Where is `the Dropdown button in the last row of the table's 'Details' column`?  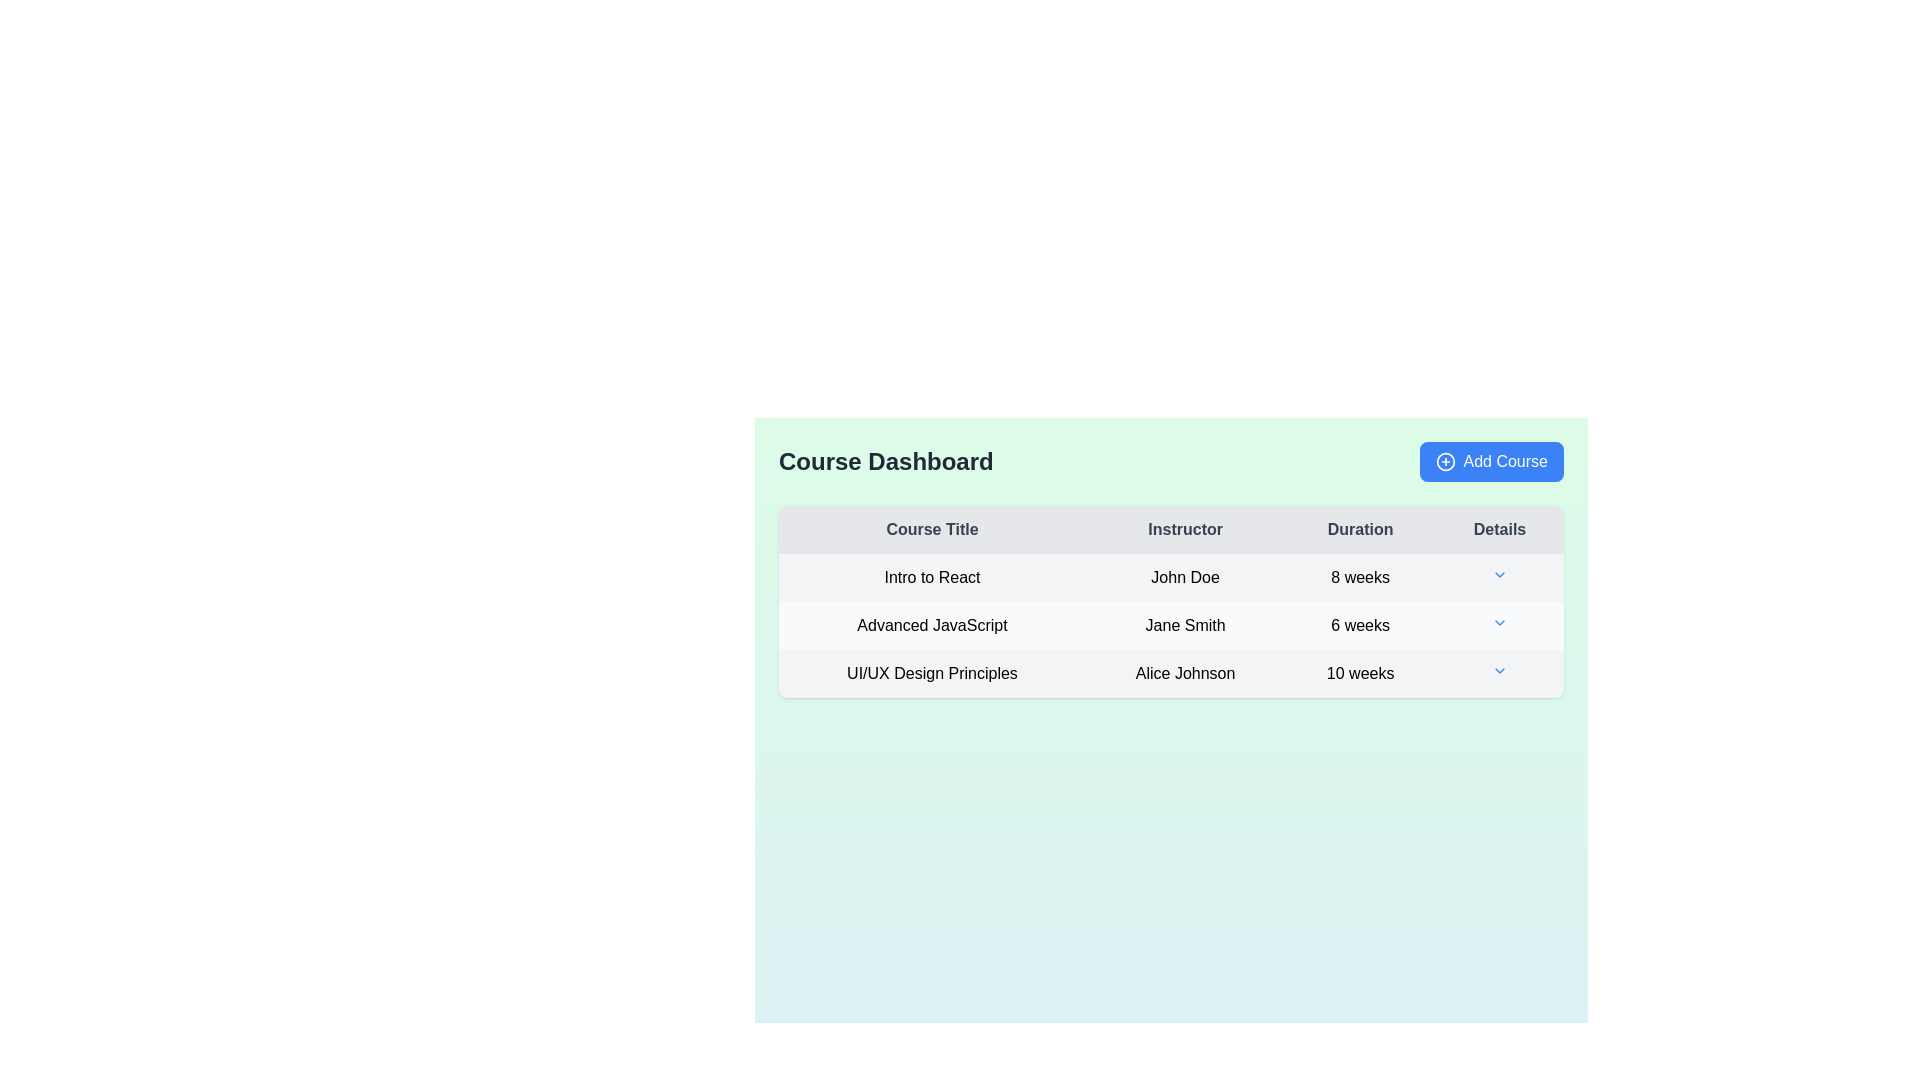 the Dropdown button in the last row of the table's 'Details' column is located at coordinates (1500, 671).